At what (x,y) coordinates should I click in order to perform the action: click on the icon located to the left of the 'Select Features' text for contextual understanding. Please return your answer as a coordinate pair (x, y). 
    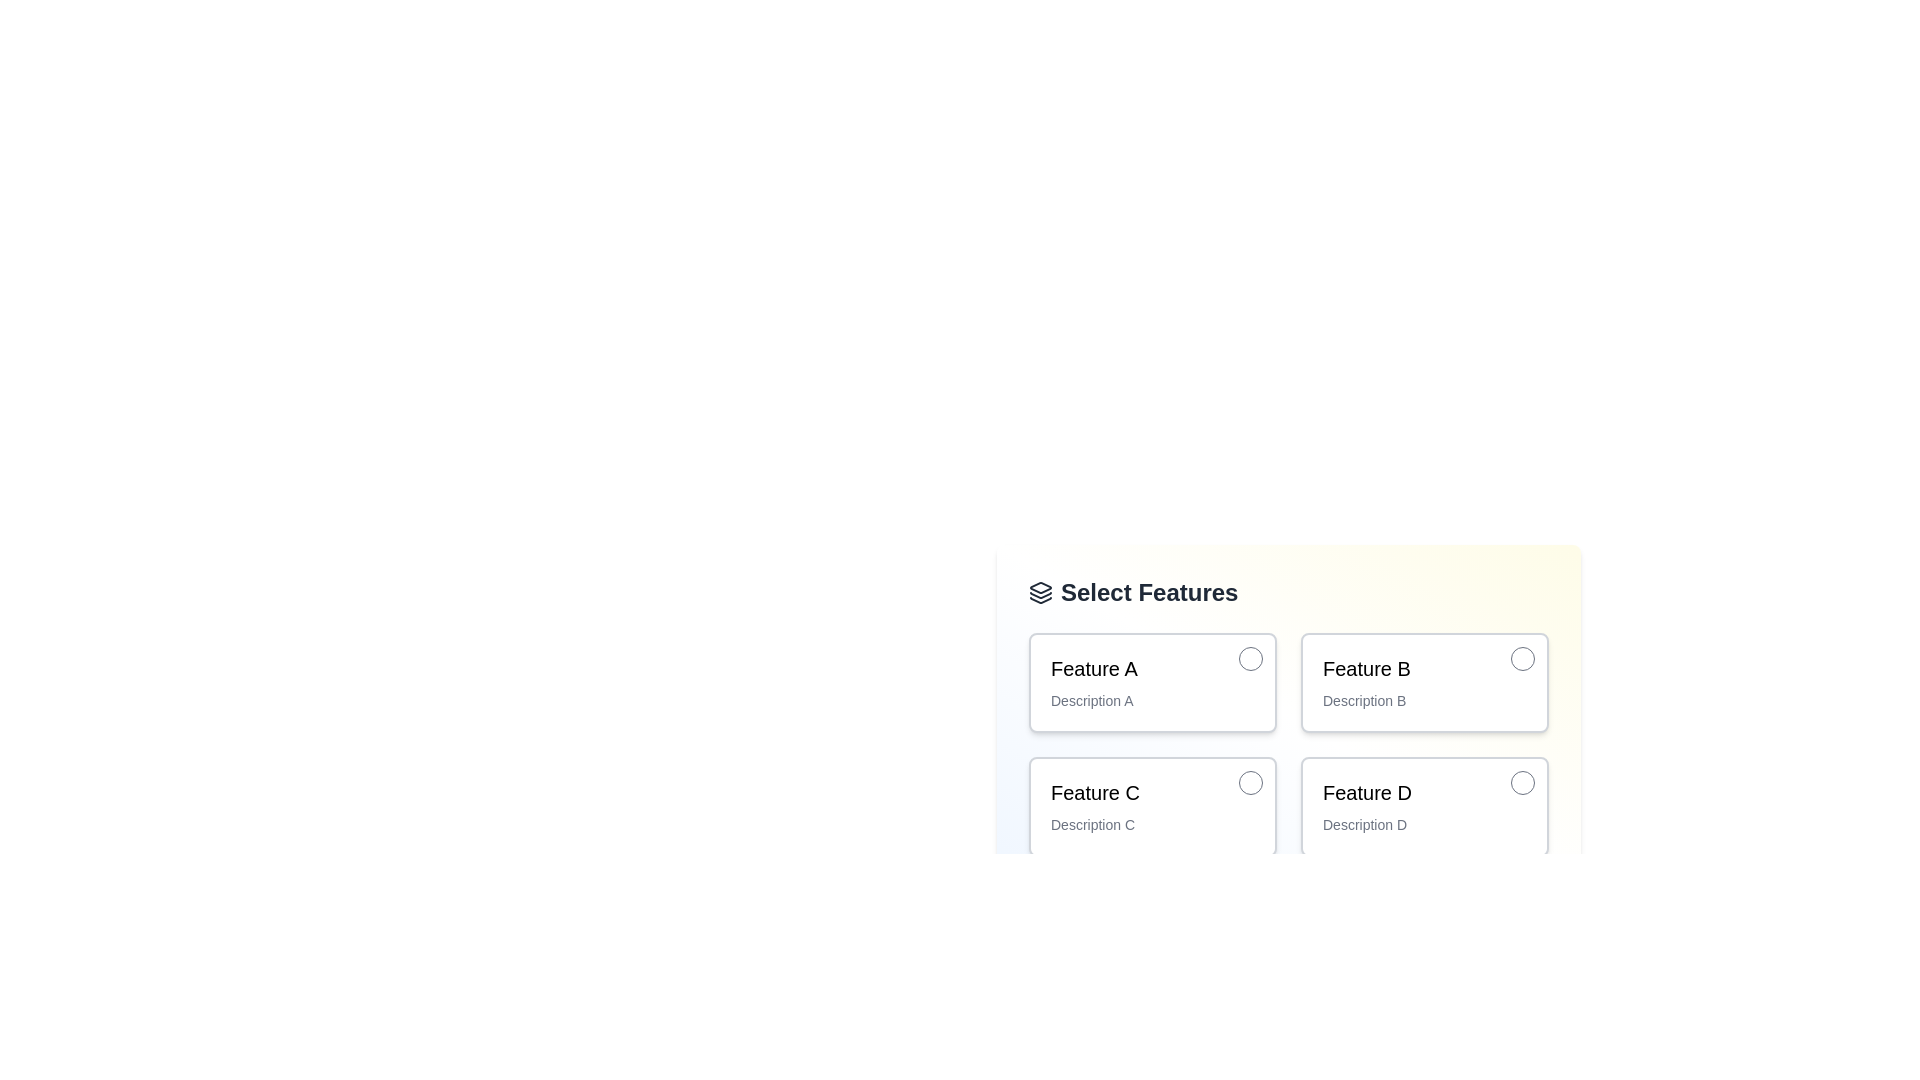
    Looking at the image, I should click on (1040, 592).